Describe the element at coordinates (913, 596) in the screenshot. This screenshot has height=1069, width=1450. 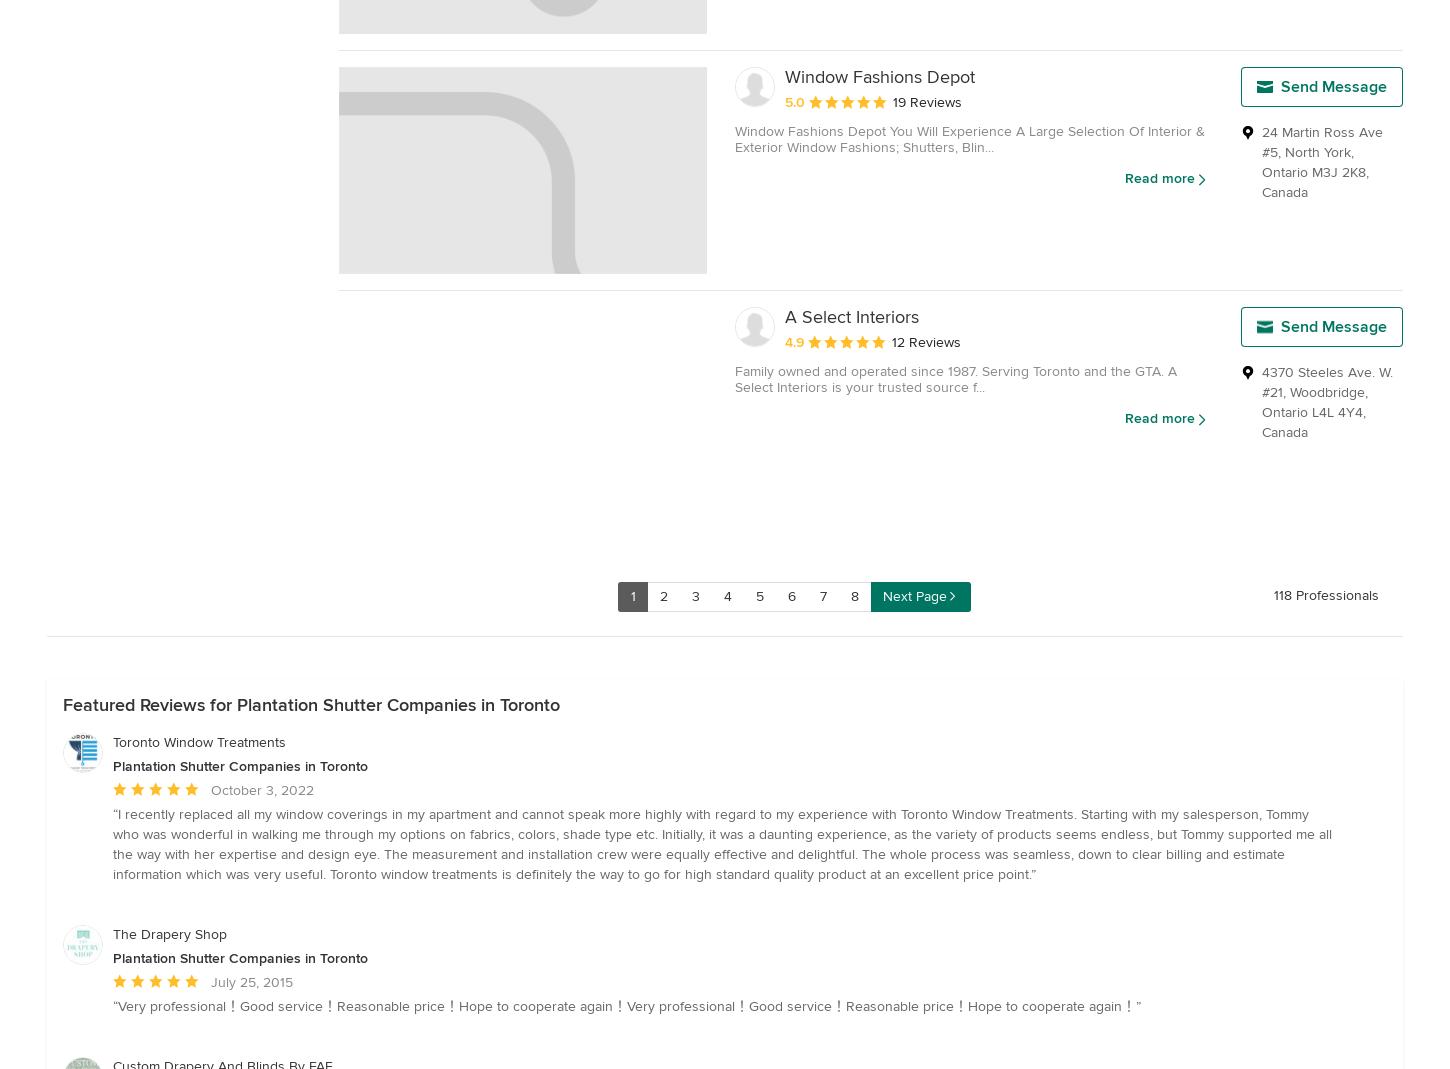
I see `'Next Page'` at that location.